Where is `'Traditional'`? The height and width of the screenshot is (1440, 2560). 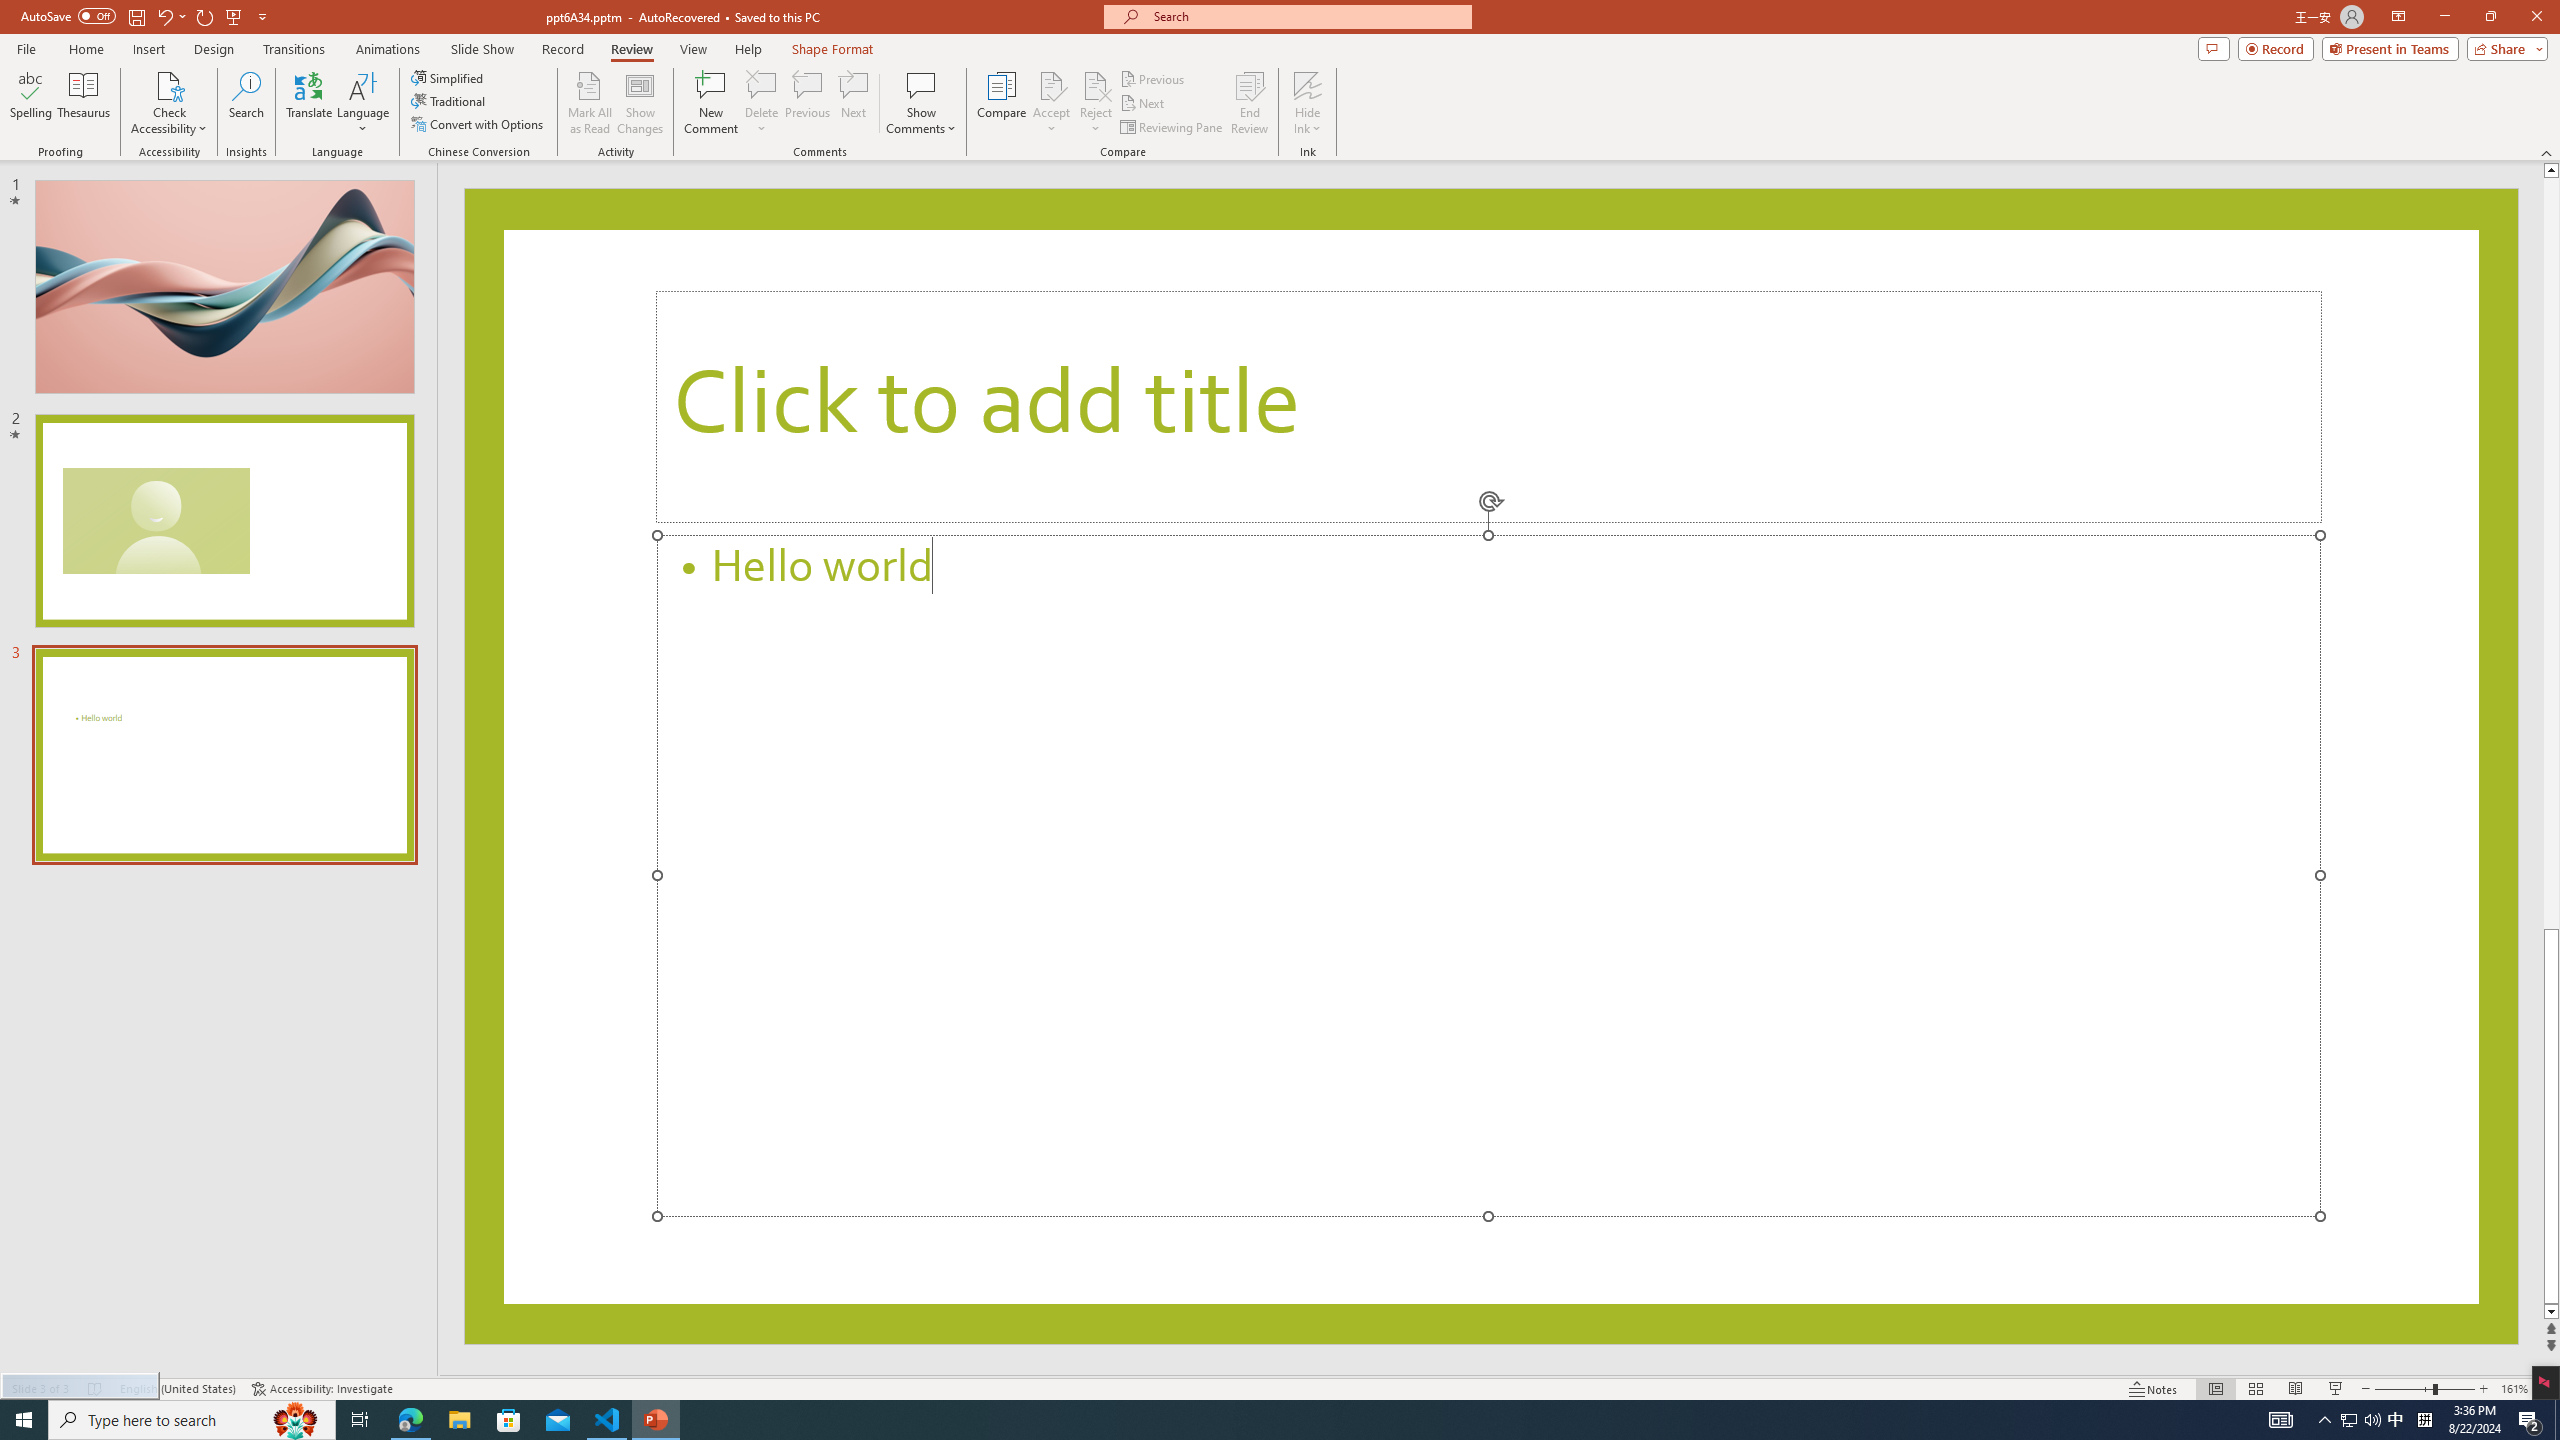 'Traditional' is located at coordinates (448, 99).